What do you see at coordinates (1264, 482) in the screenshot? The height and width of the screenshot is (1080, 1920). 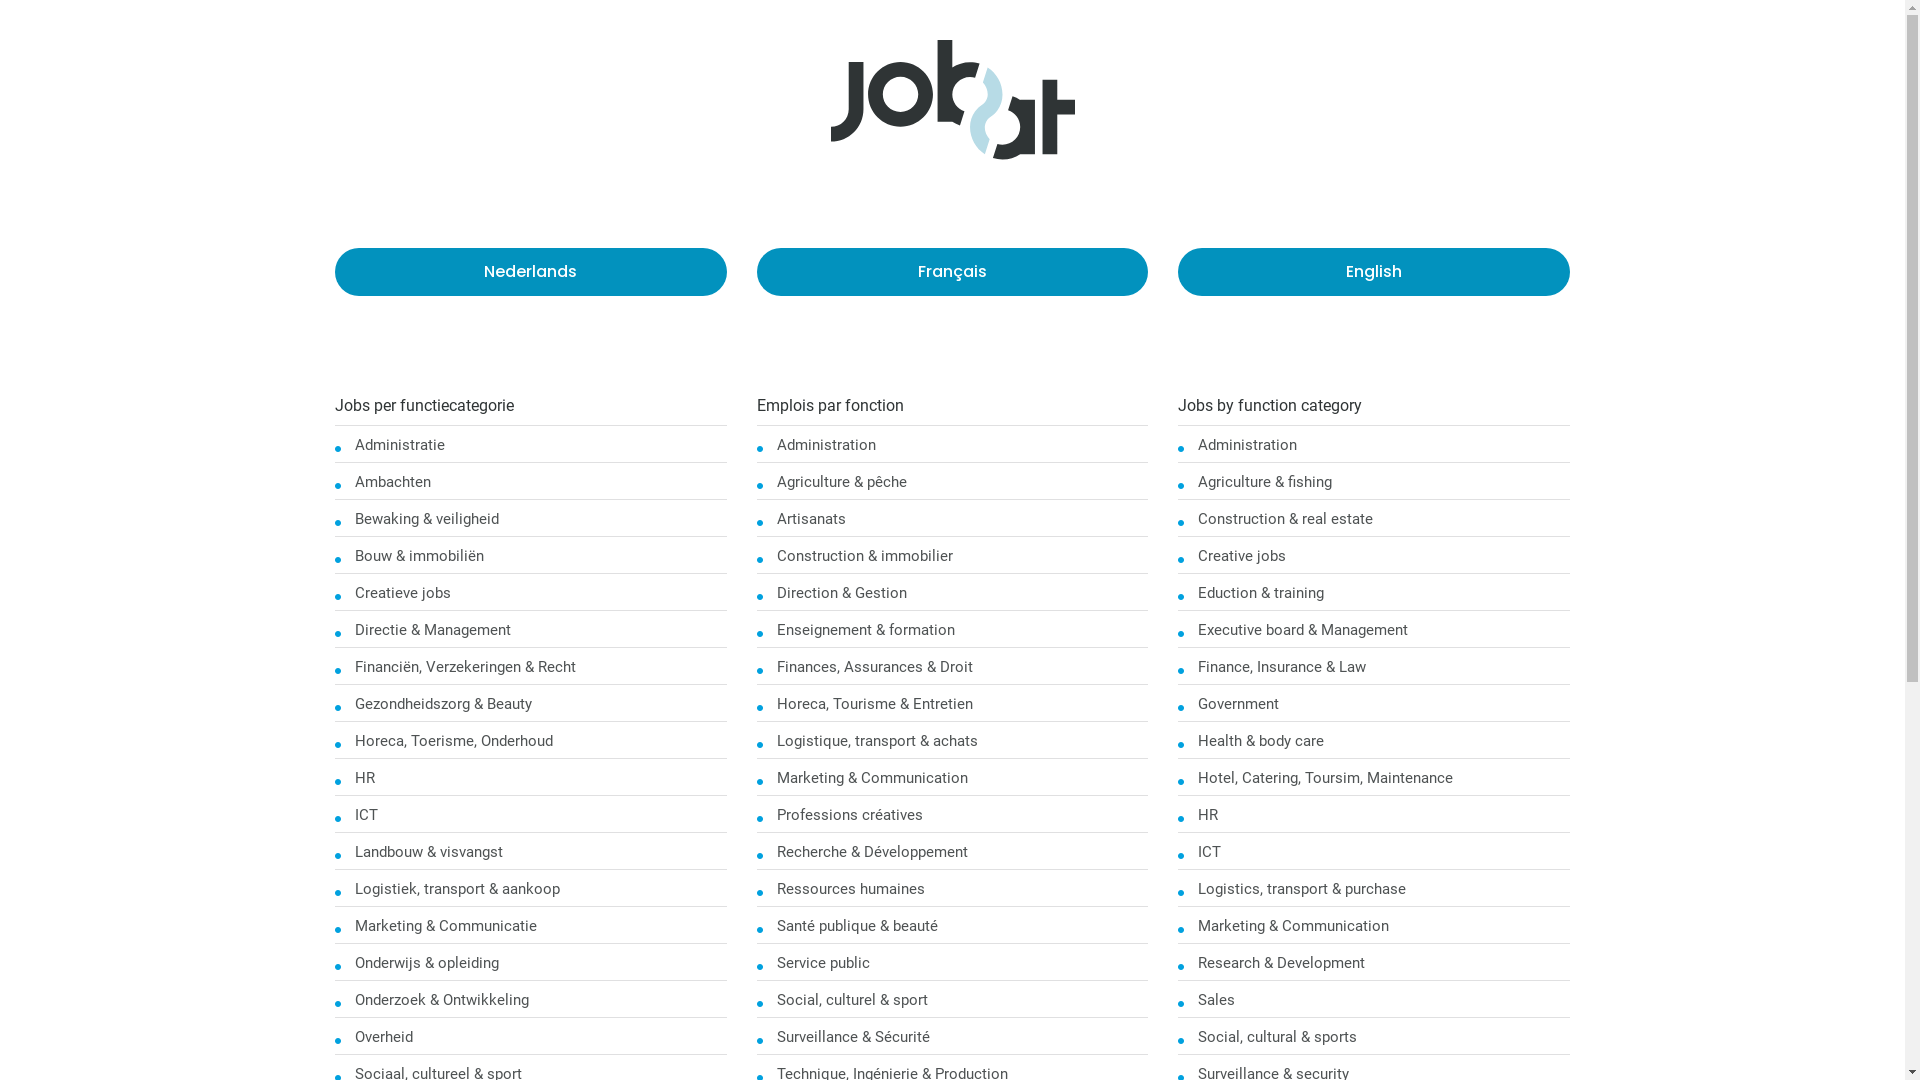 I see `'Agriculture & fishing'` at bounding box center [1264, 482].